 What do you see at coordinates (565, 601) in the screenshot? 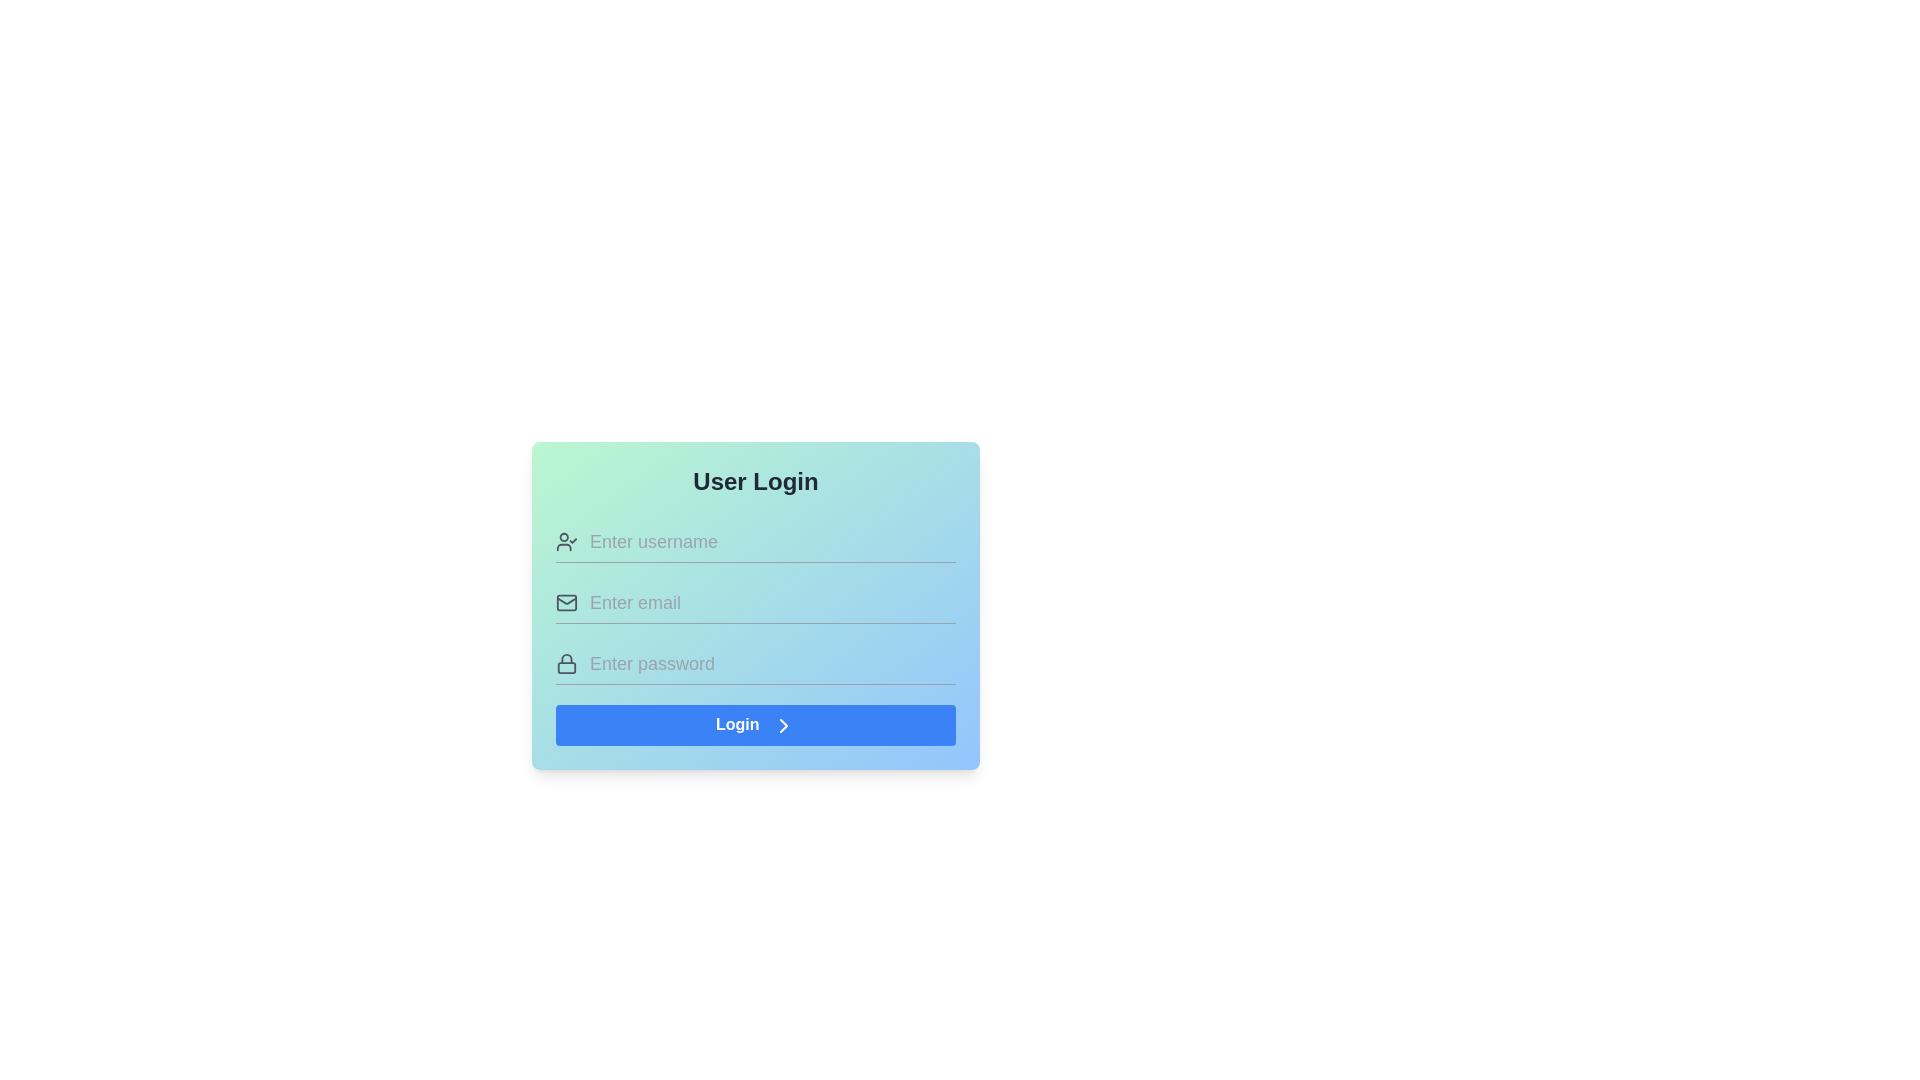
I see `the email input icon located to the left of the 'Enter email' text input field in the login form` at bounding box center [565, 601].